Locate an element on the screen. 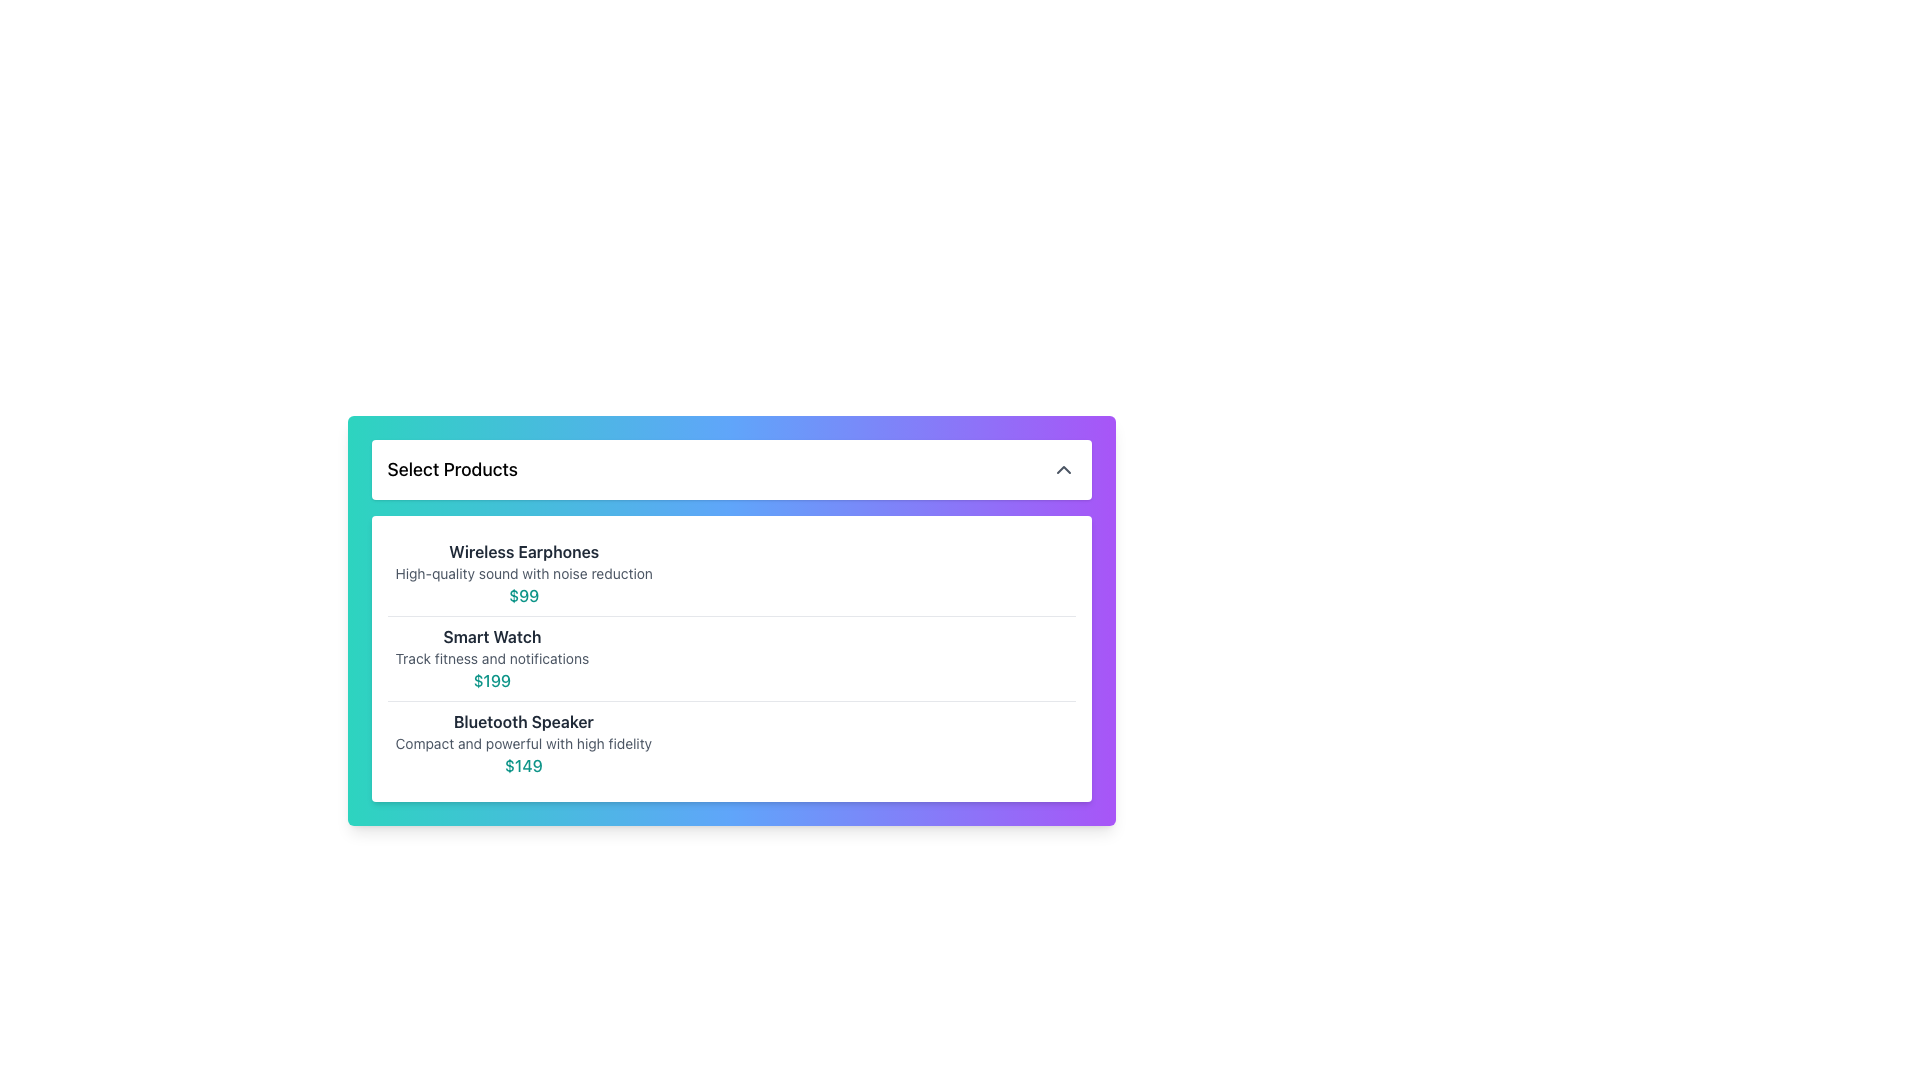 The image size is (1920, 1080). the price text element for the product 'Wireless Earphones', located below its title and description is located at coordinates (524, 595).